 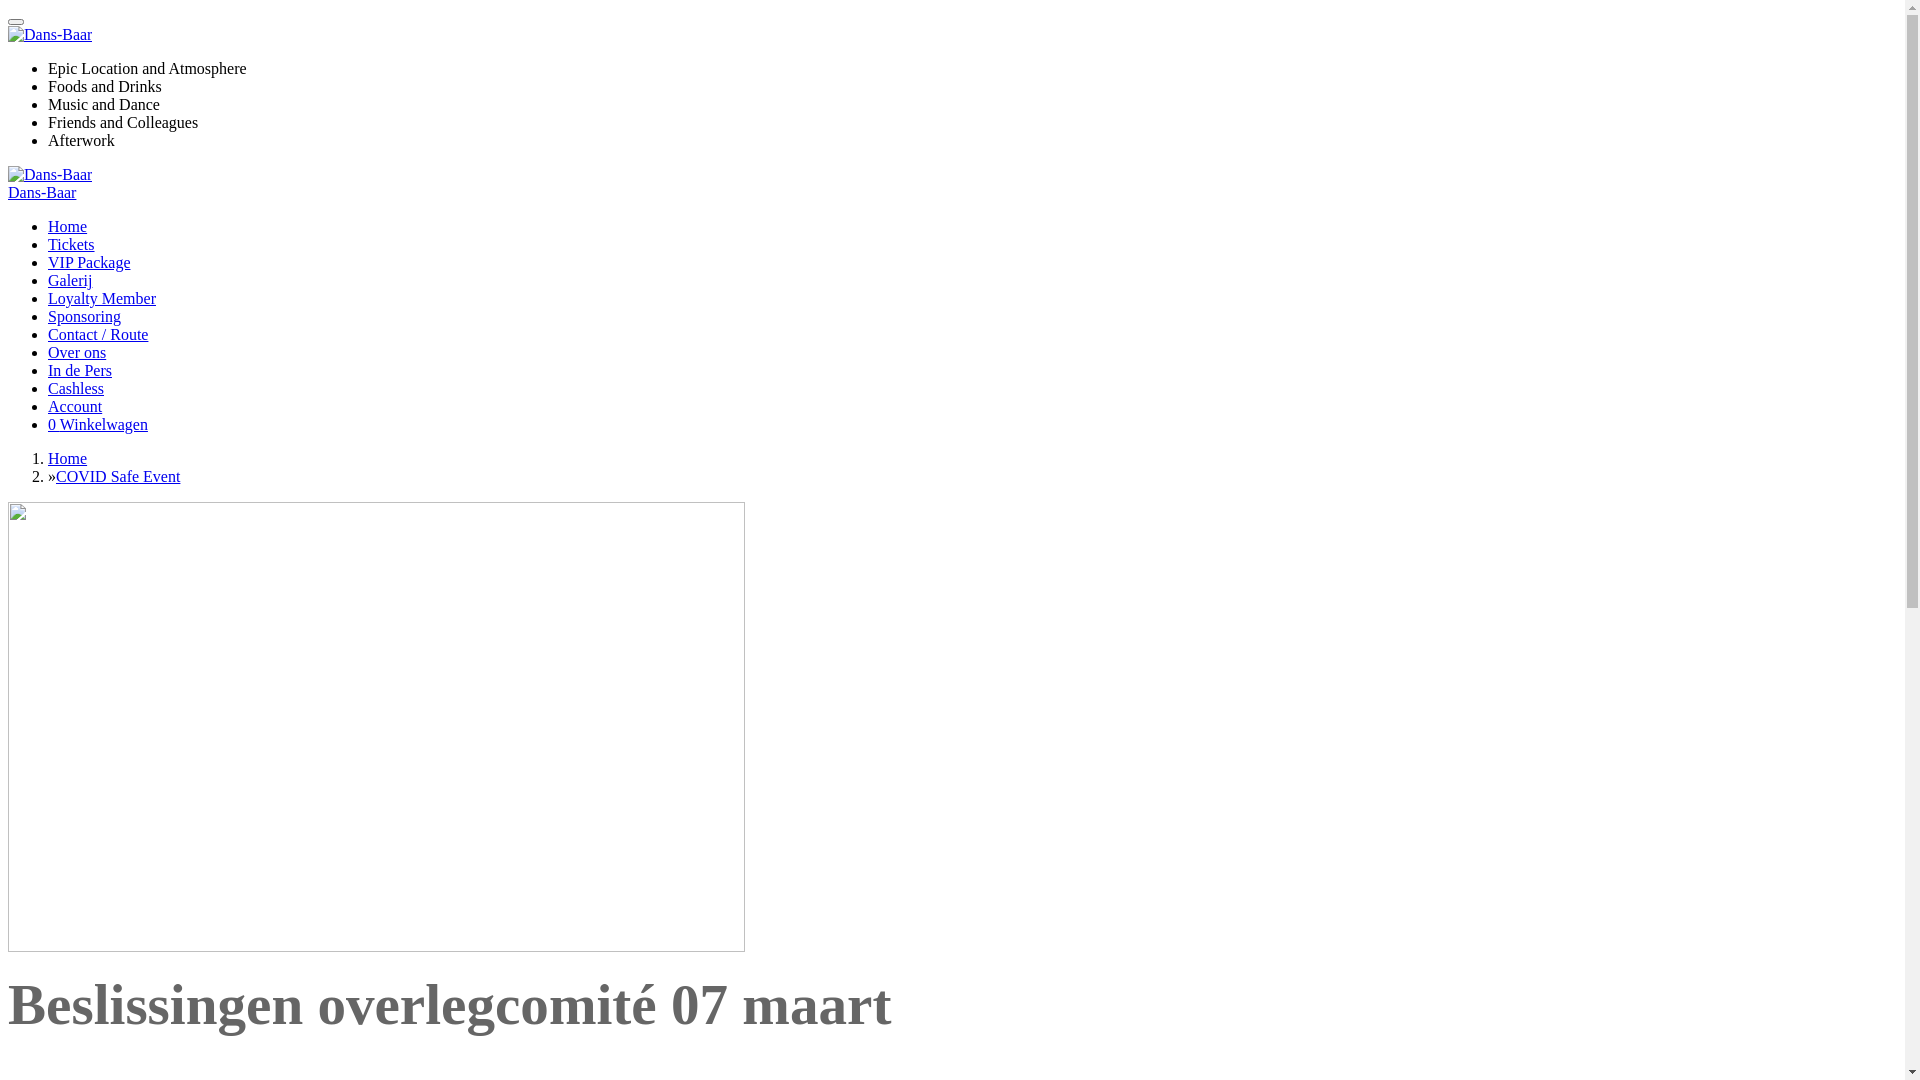 I want to click on 'Over ons', so click(x=76, y=351).